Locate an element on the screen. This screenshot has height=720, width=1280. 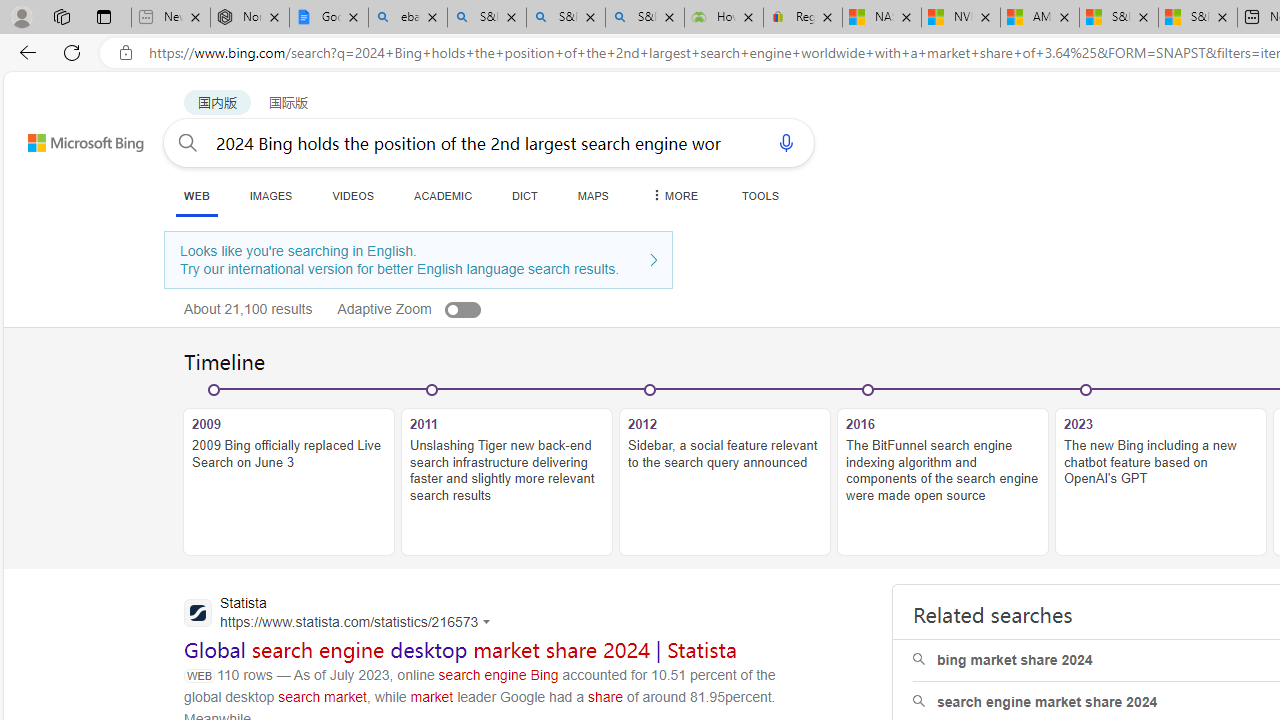
'MAPS' is located at coordinates (592, 195).